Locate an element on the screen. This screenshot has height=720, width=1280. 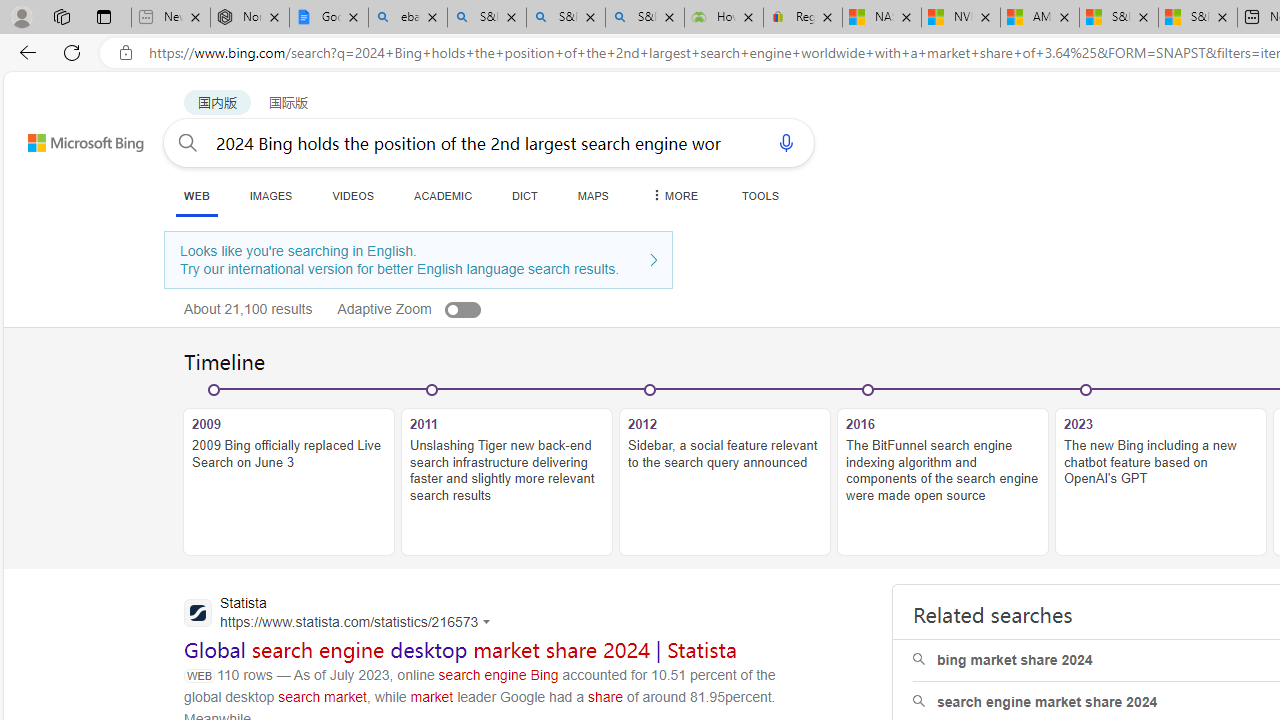
'MAPS' is located at coordinates (592, 195).